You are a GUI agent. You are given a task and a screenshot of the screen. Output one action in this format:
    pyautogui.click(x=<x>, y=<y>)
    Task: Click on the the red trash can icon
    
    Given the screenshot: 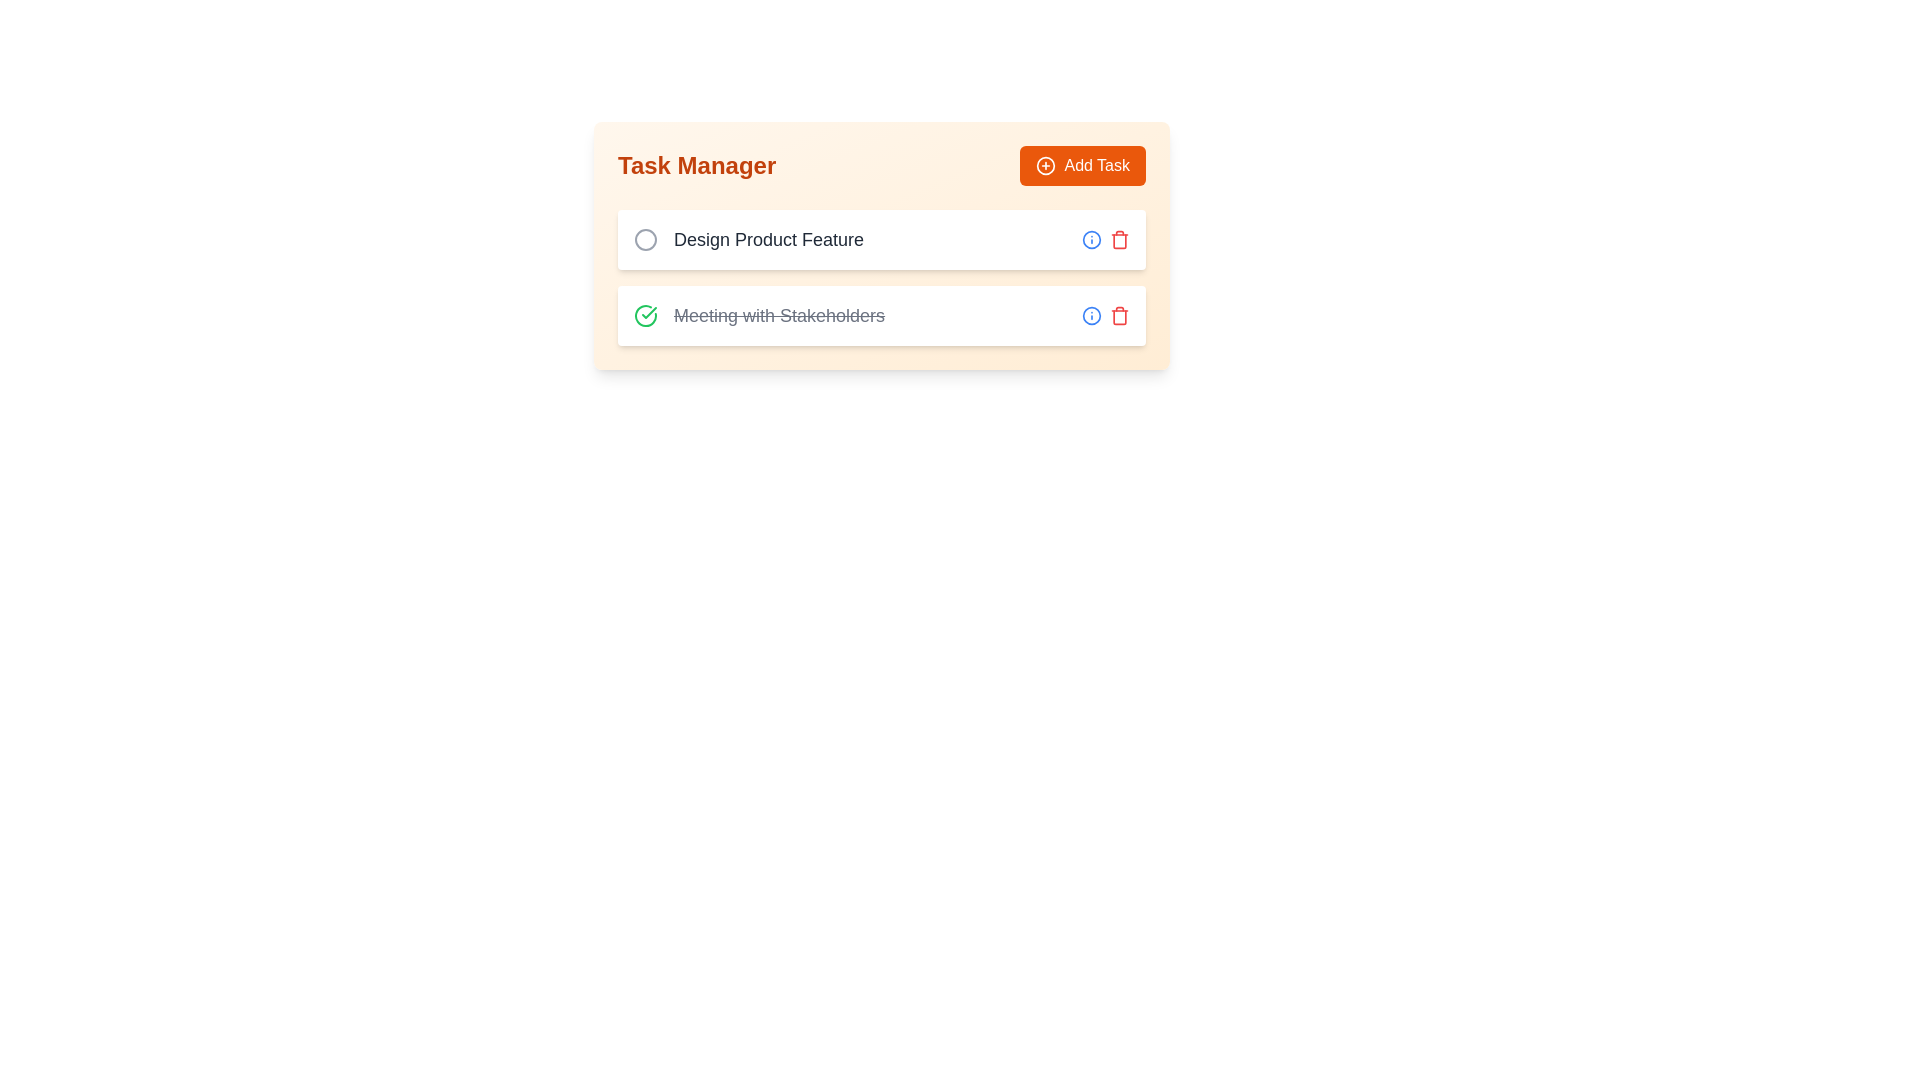 What is the action you would take?
    pyautogui.click(x=1104, y=315)
    